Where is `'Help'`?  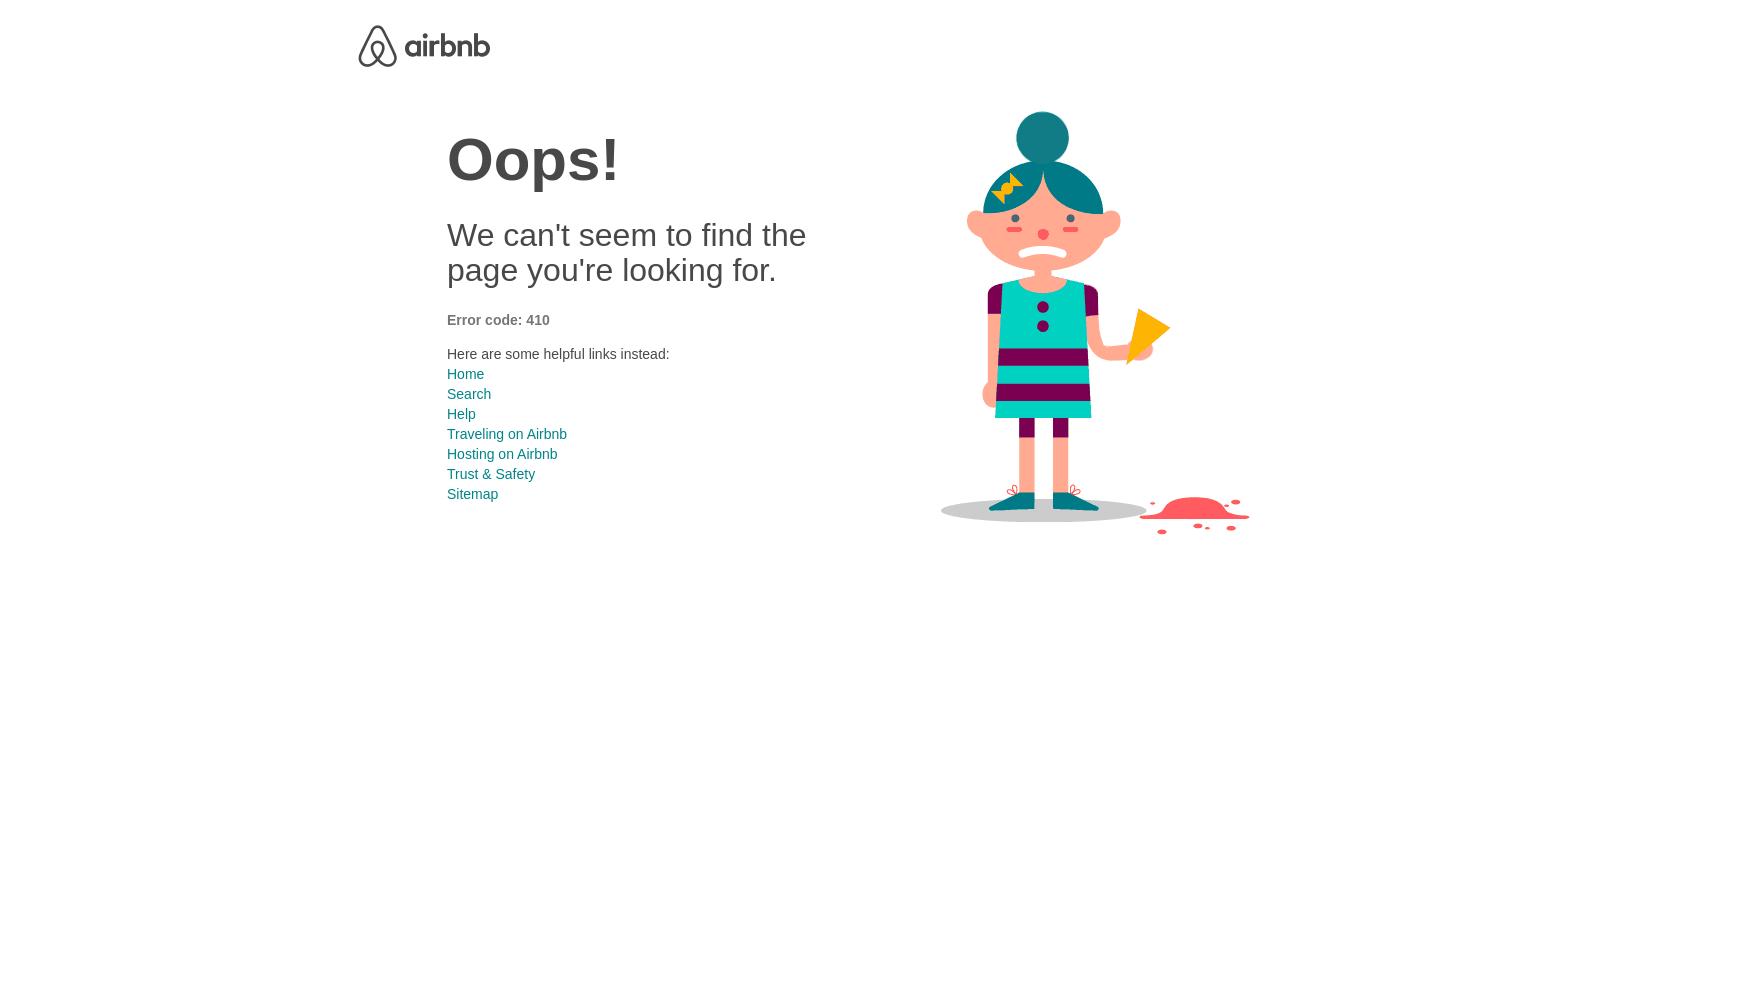 'Help' is located at coordinates (446, 413).